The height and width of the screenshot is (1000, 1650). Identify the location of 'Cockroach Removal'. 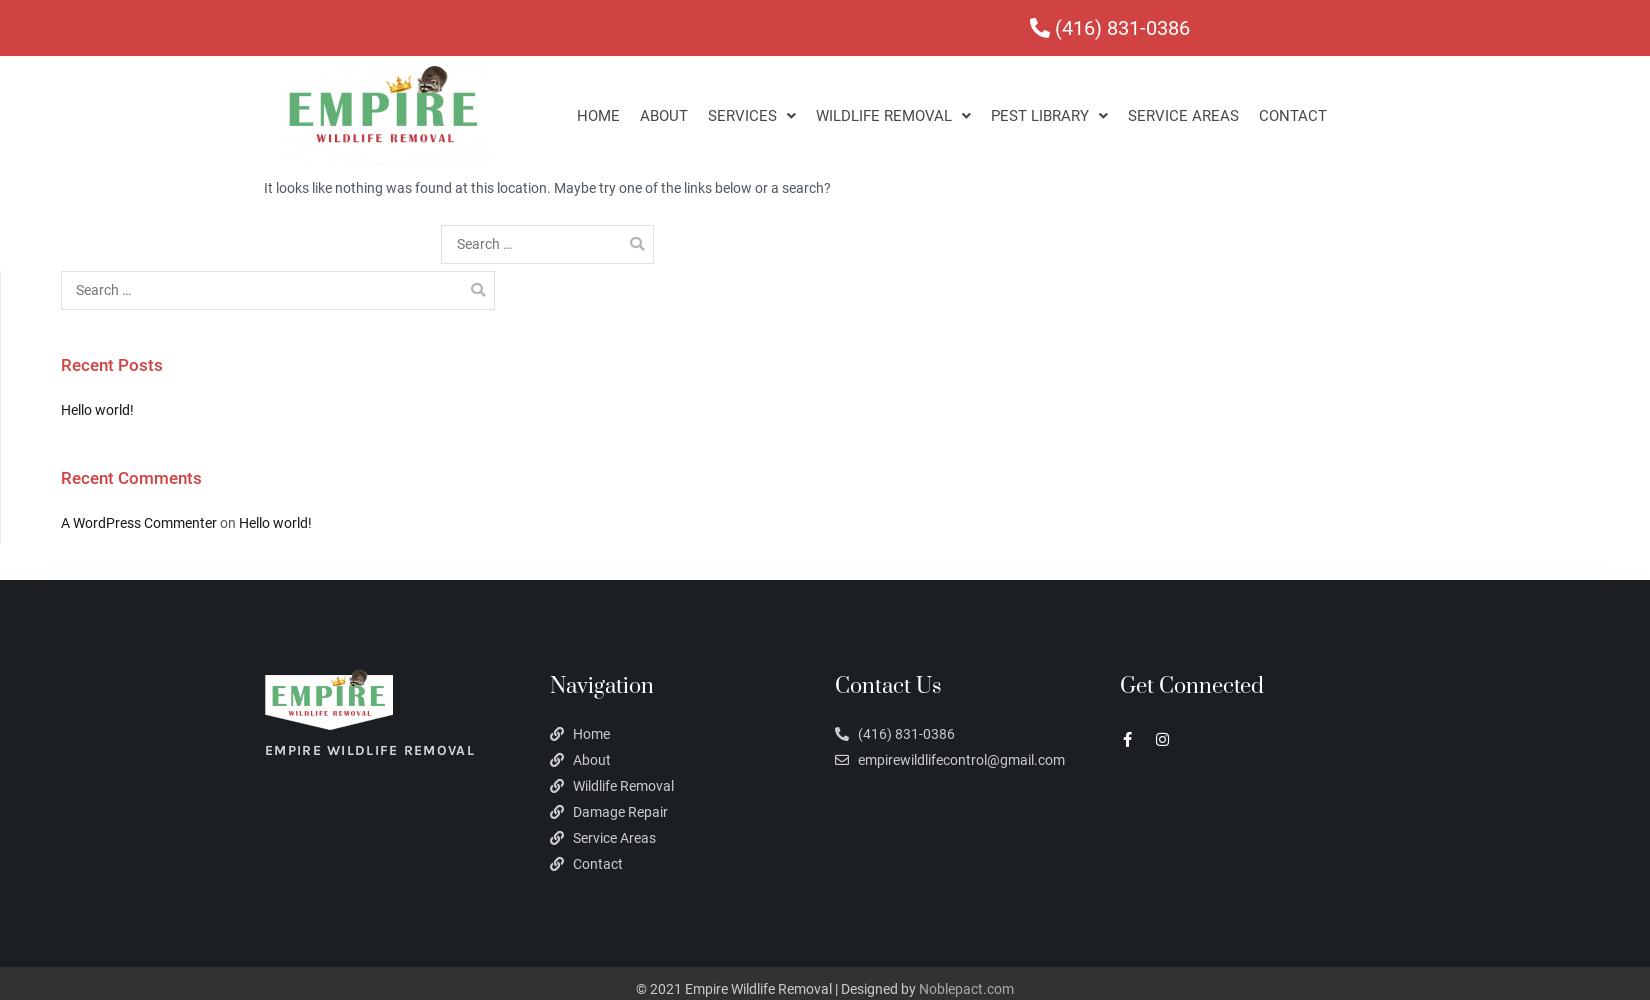
(1090, 252).